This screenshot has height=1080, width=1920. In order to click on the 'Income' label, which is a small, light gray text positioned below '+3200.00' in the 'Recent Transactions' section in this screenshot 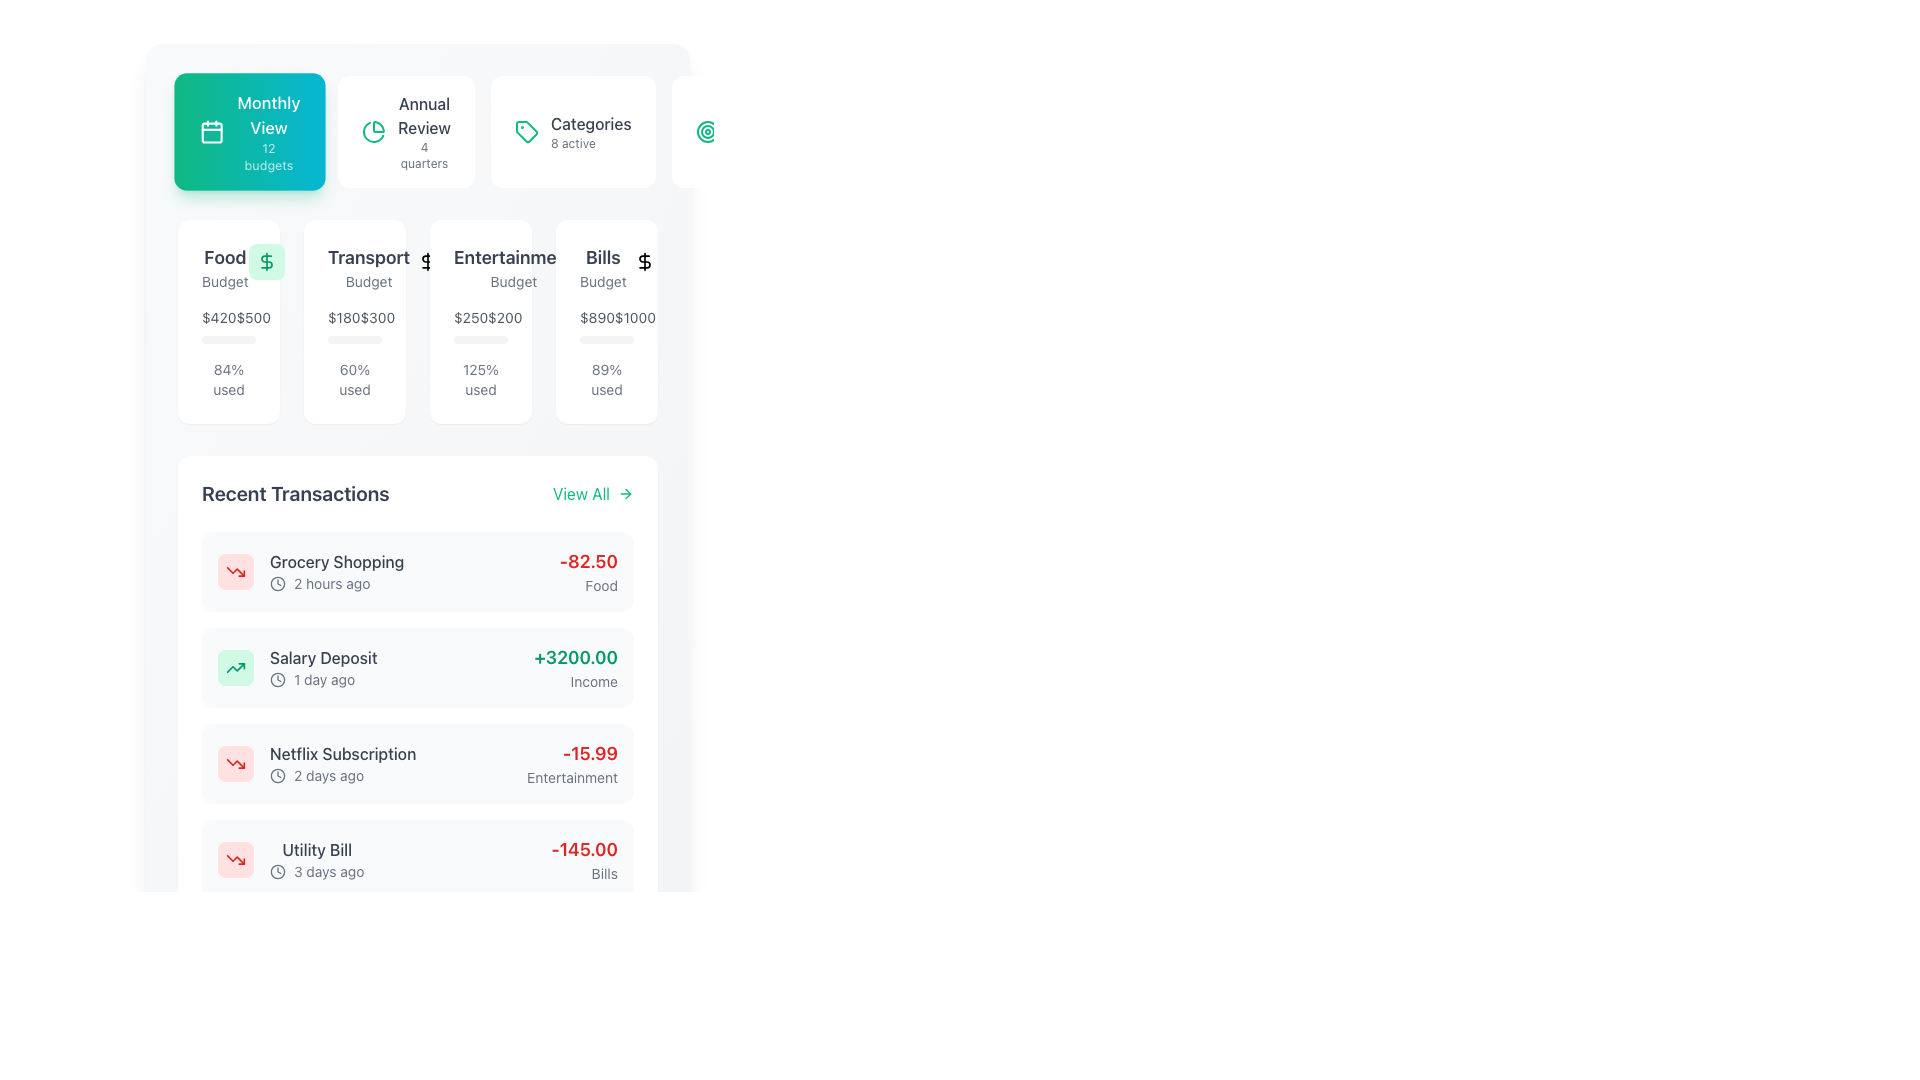, I will do `click(575, 681)`.